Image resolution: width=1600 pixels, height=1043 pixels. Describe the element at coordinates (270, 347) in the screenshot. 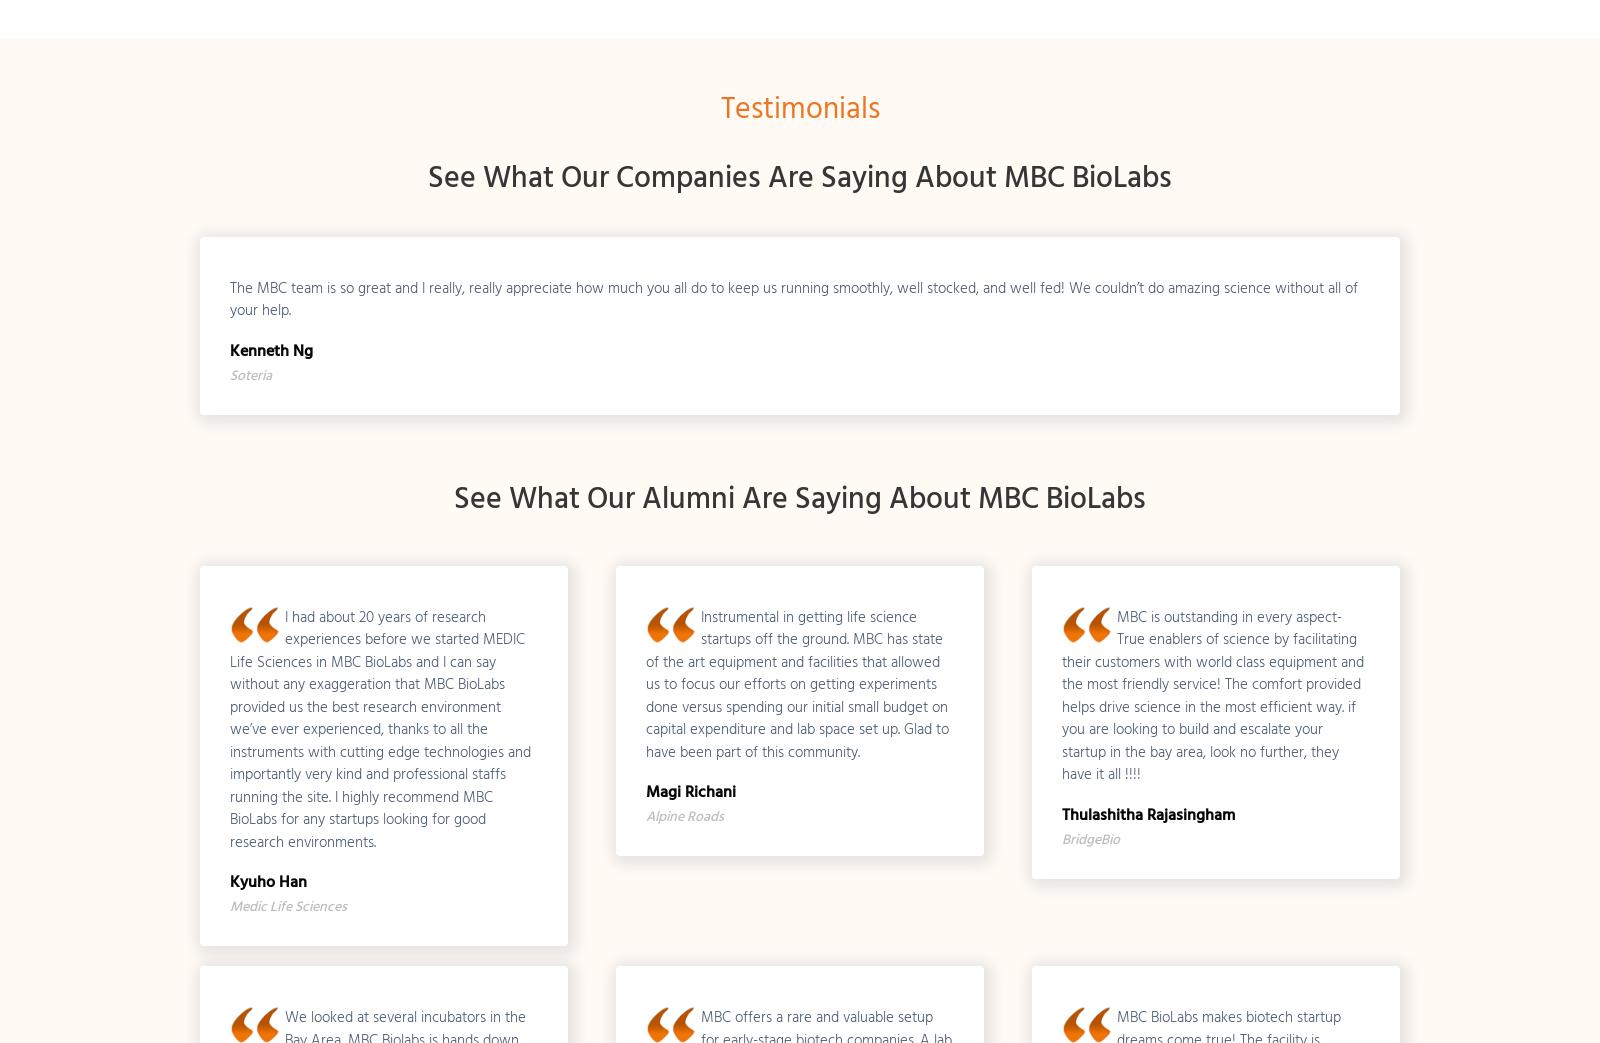

I see `'Kenneth Ng'` at that location.